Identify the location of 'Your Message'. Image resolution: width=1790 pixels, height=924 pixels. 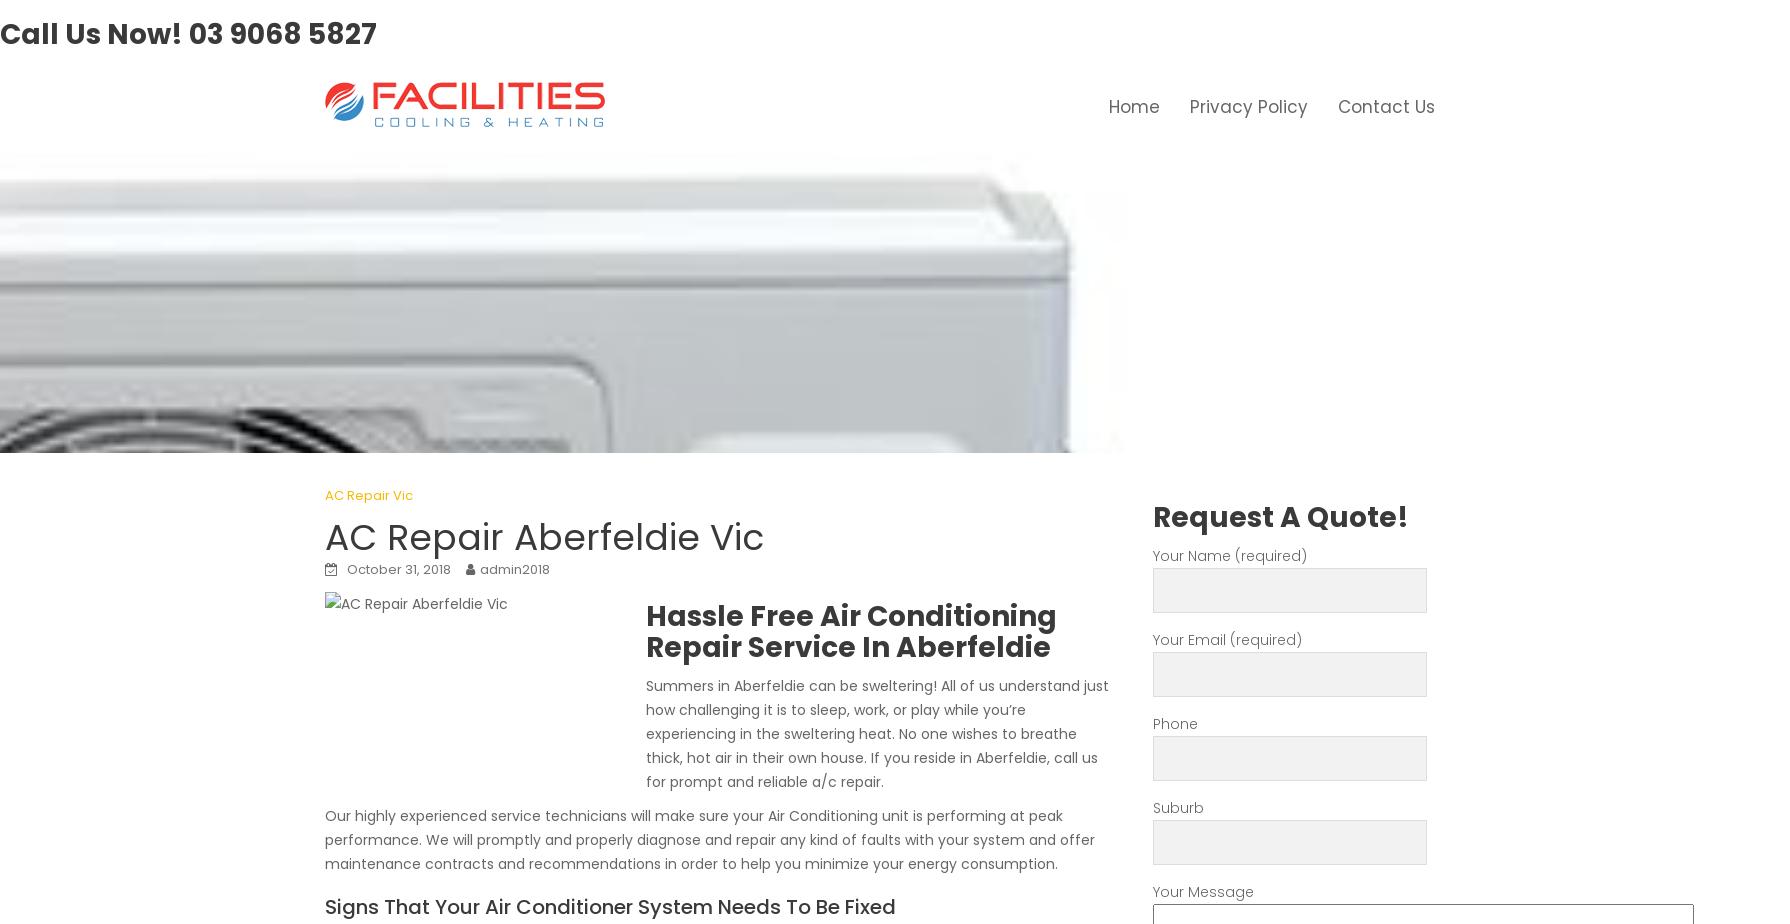
(1203, 891).